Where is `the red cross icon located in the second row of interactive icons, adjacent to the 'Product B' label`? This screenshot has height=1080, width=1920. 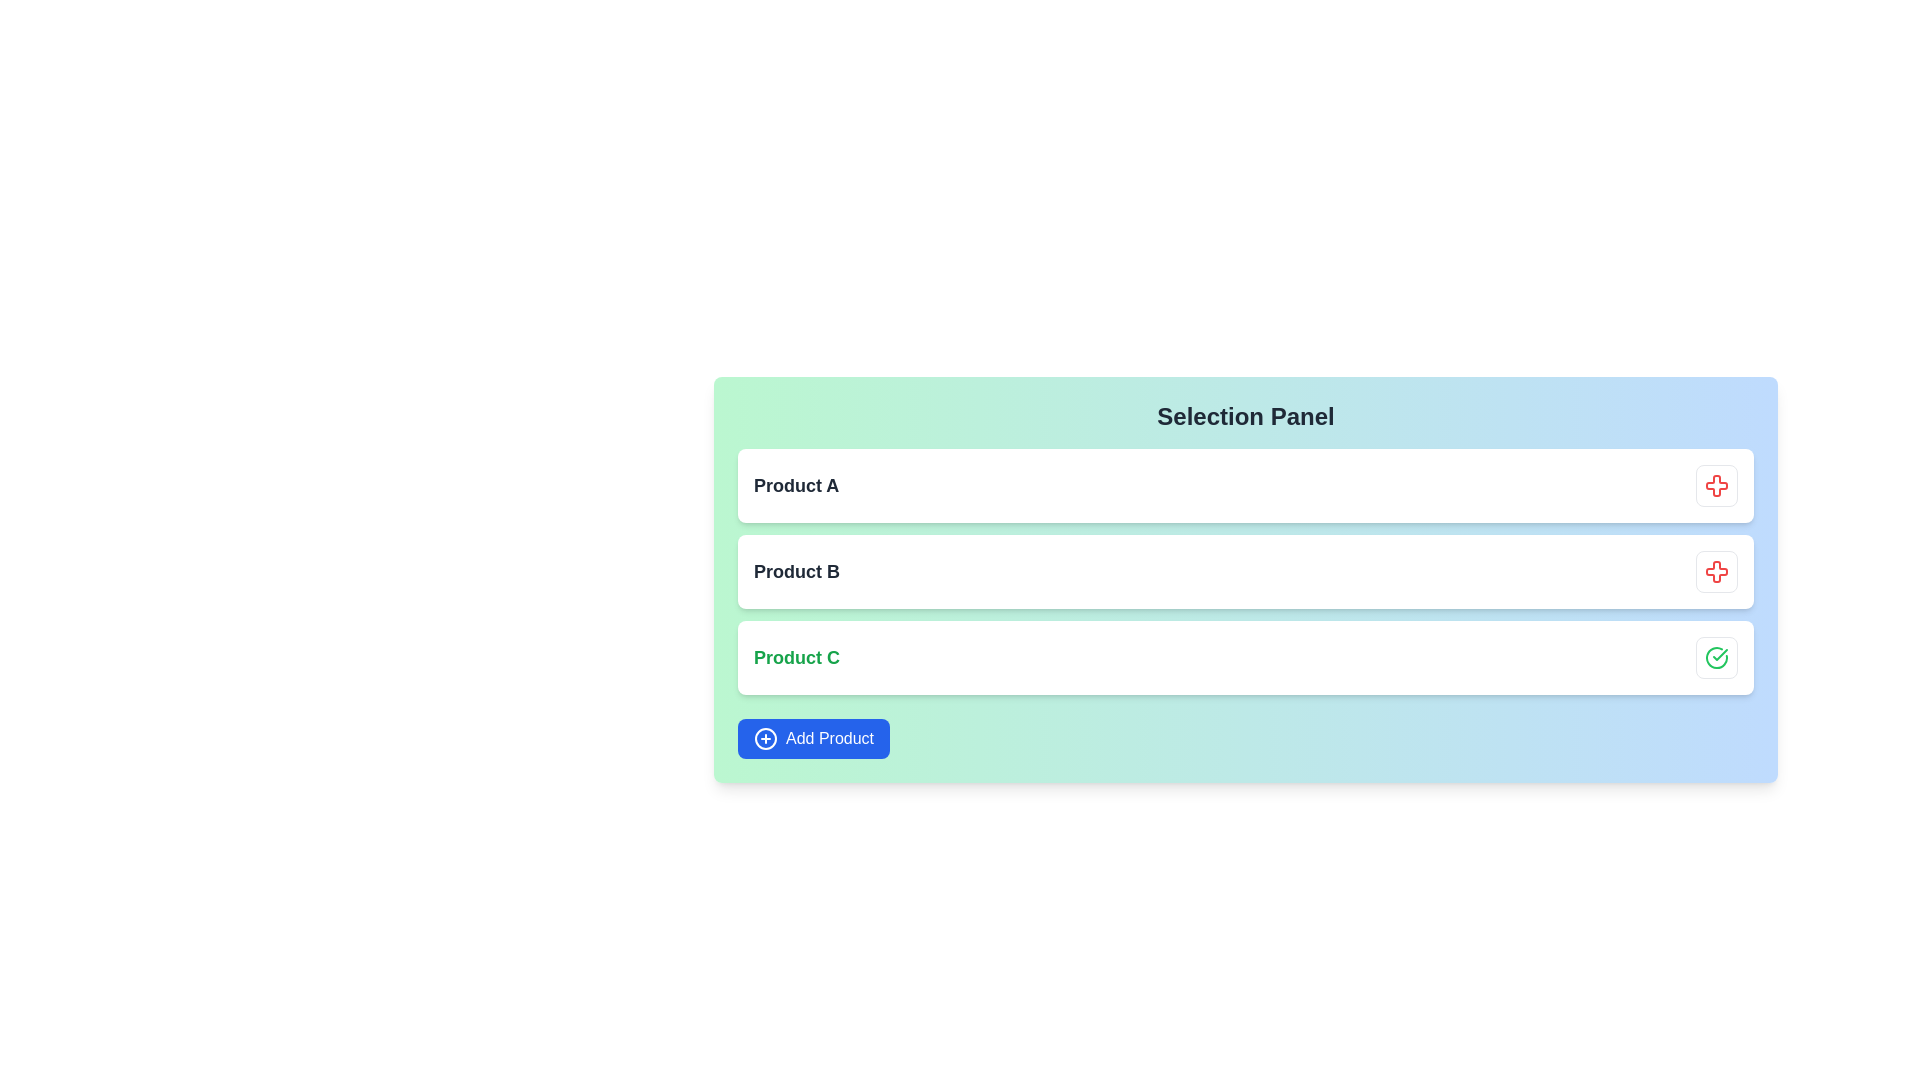
the red cross icon located in the second row of interactive icons, adjacent to the 'Product B' label is located at coordinates (1716, 486).